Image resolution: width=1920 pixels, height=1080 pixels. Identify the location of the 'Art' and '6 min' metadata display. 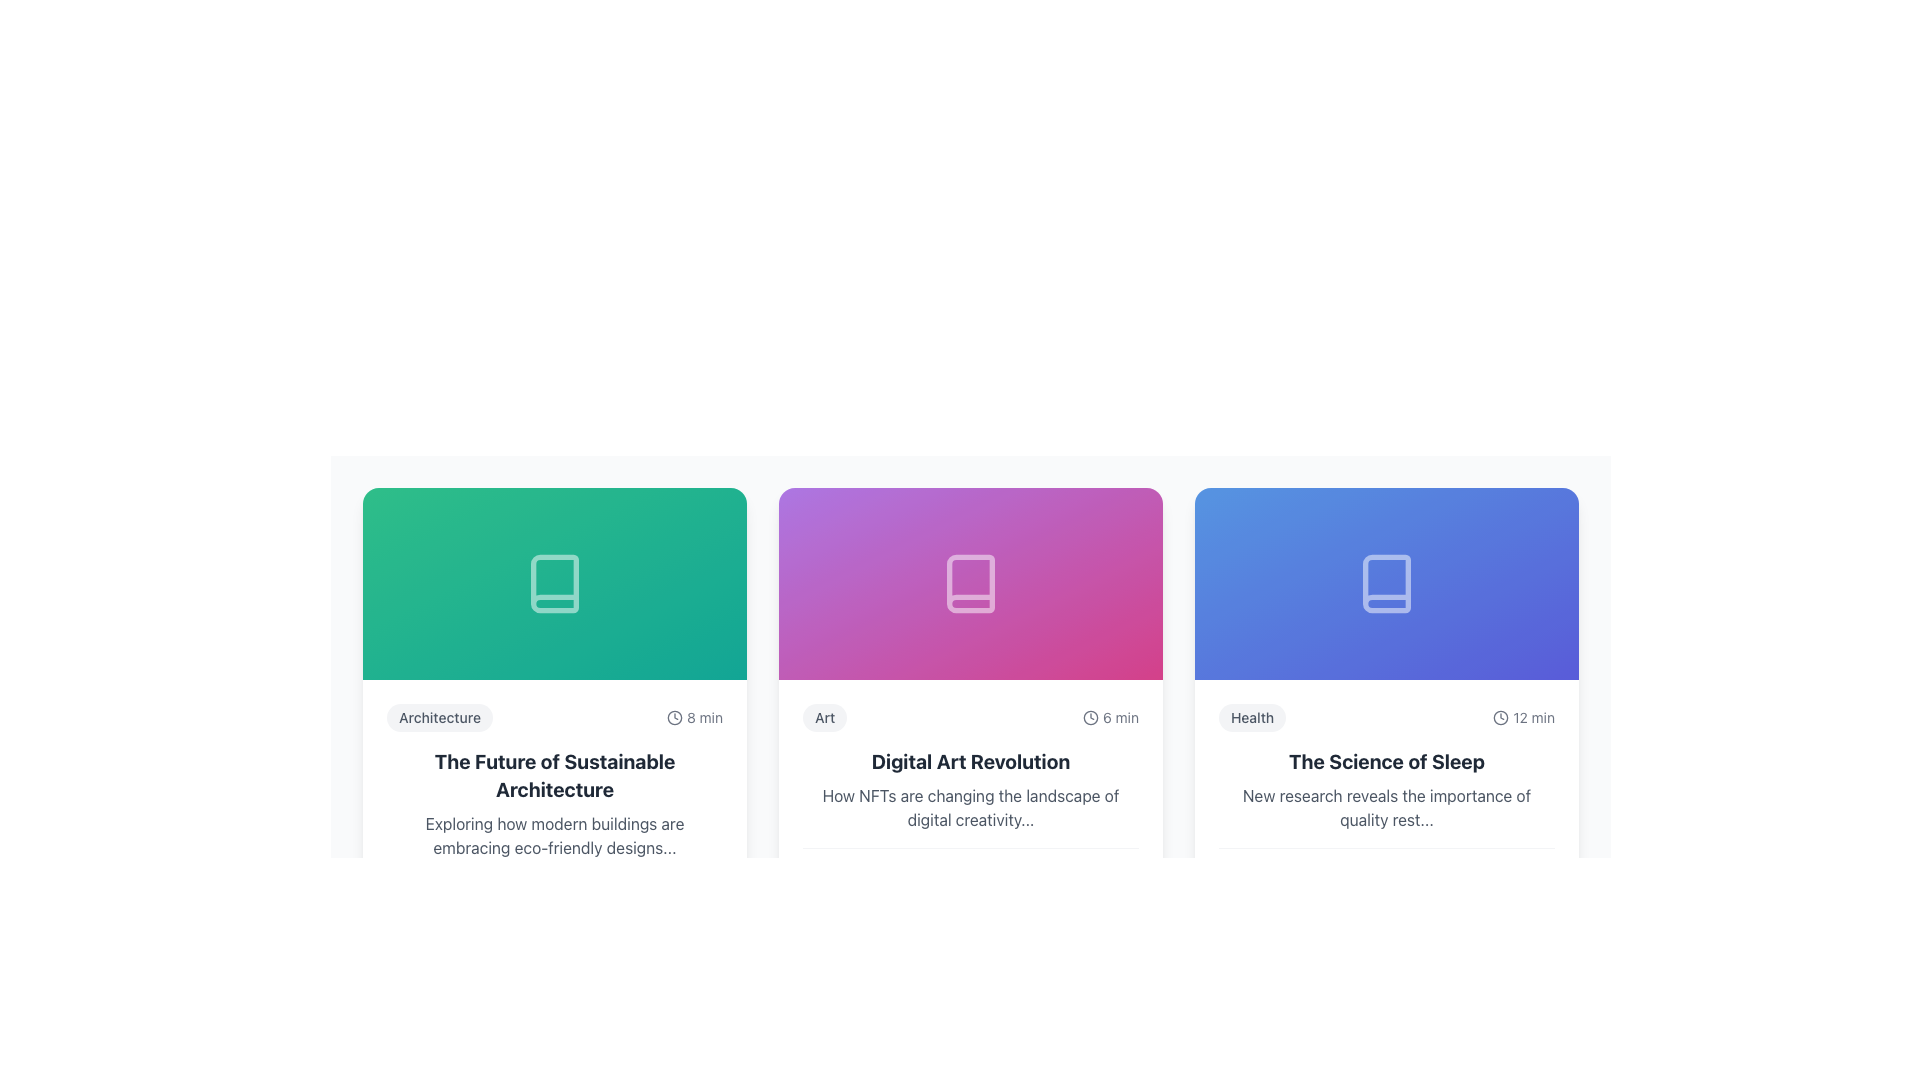
(970, 716).